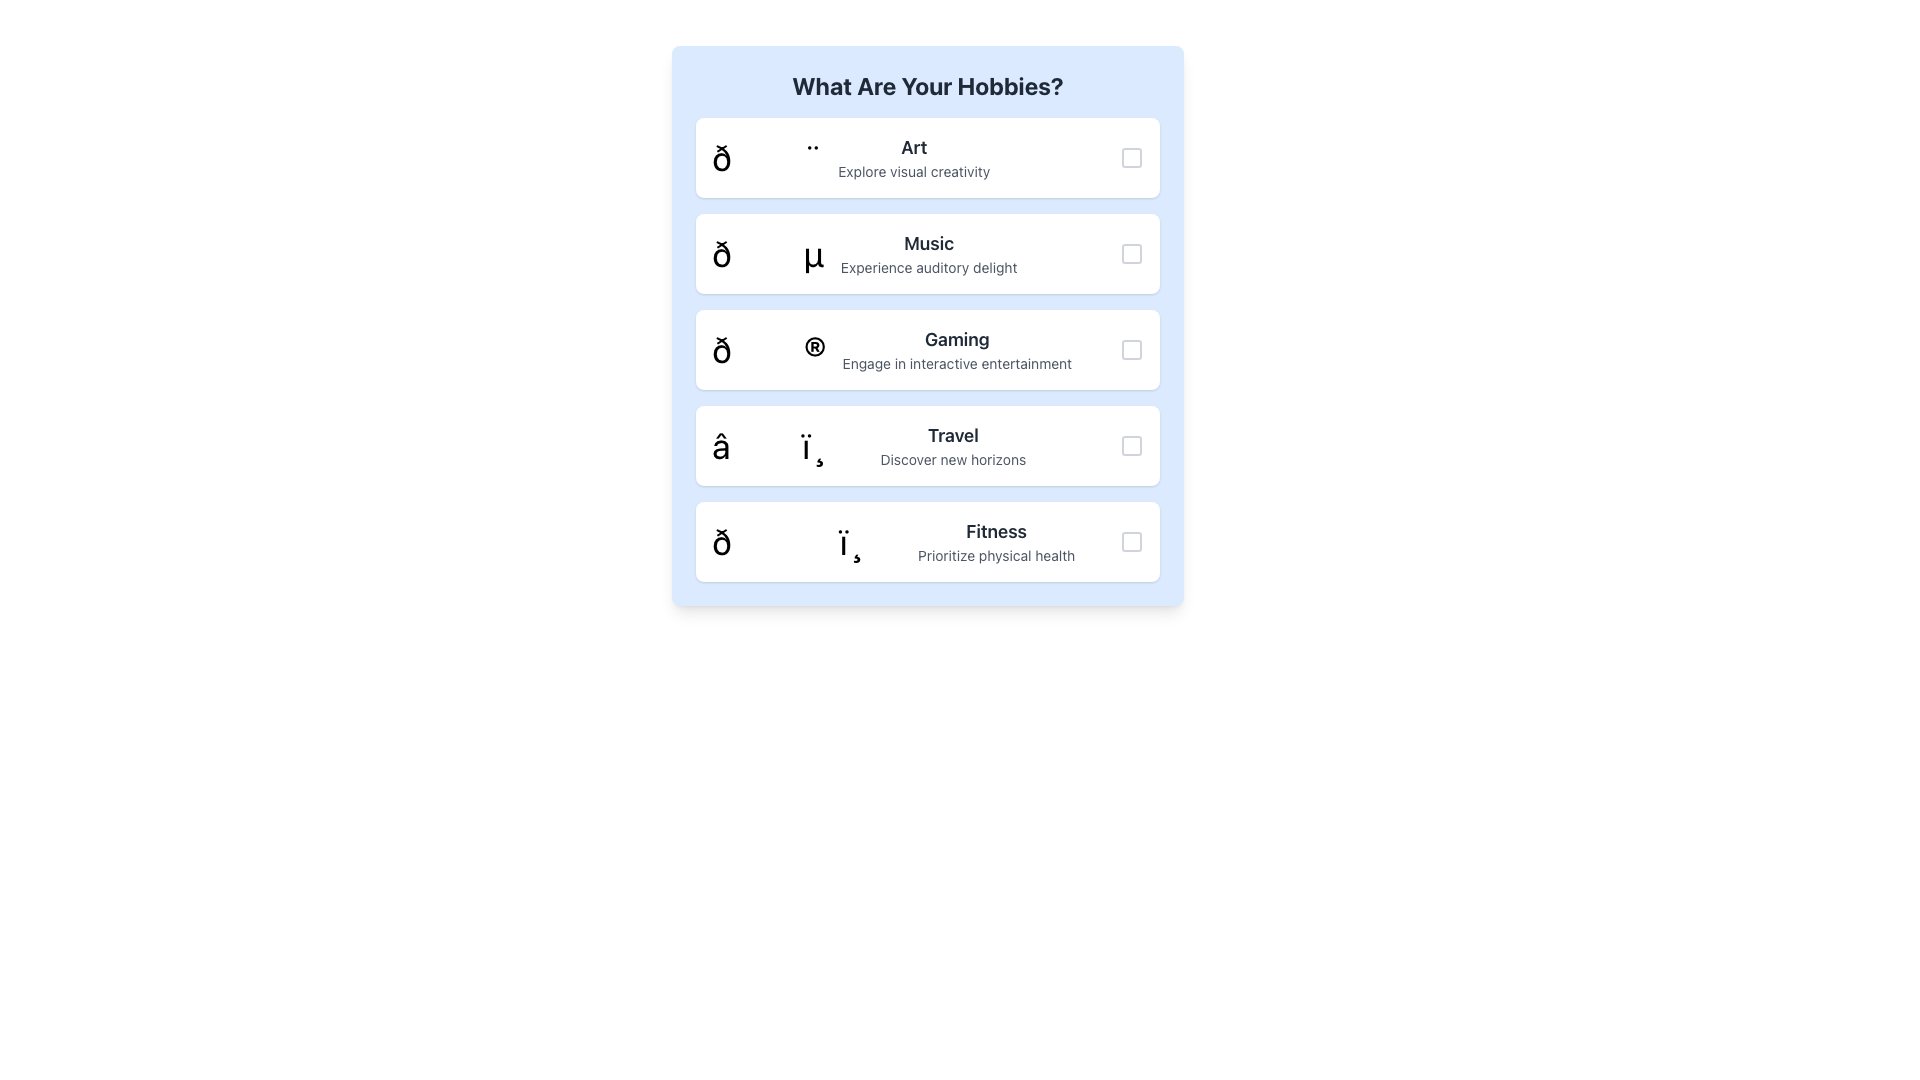  Describe the element at coordinates (926, 253) in the screenshot. I see `the 'Music' selection card` at that location.